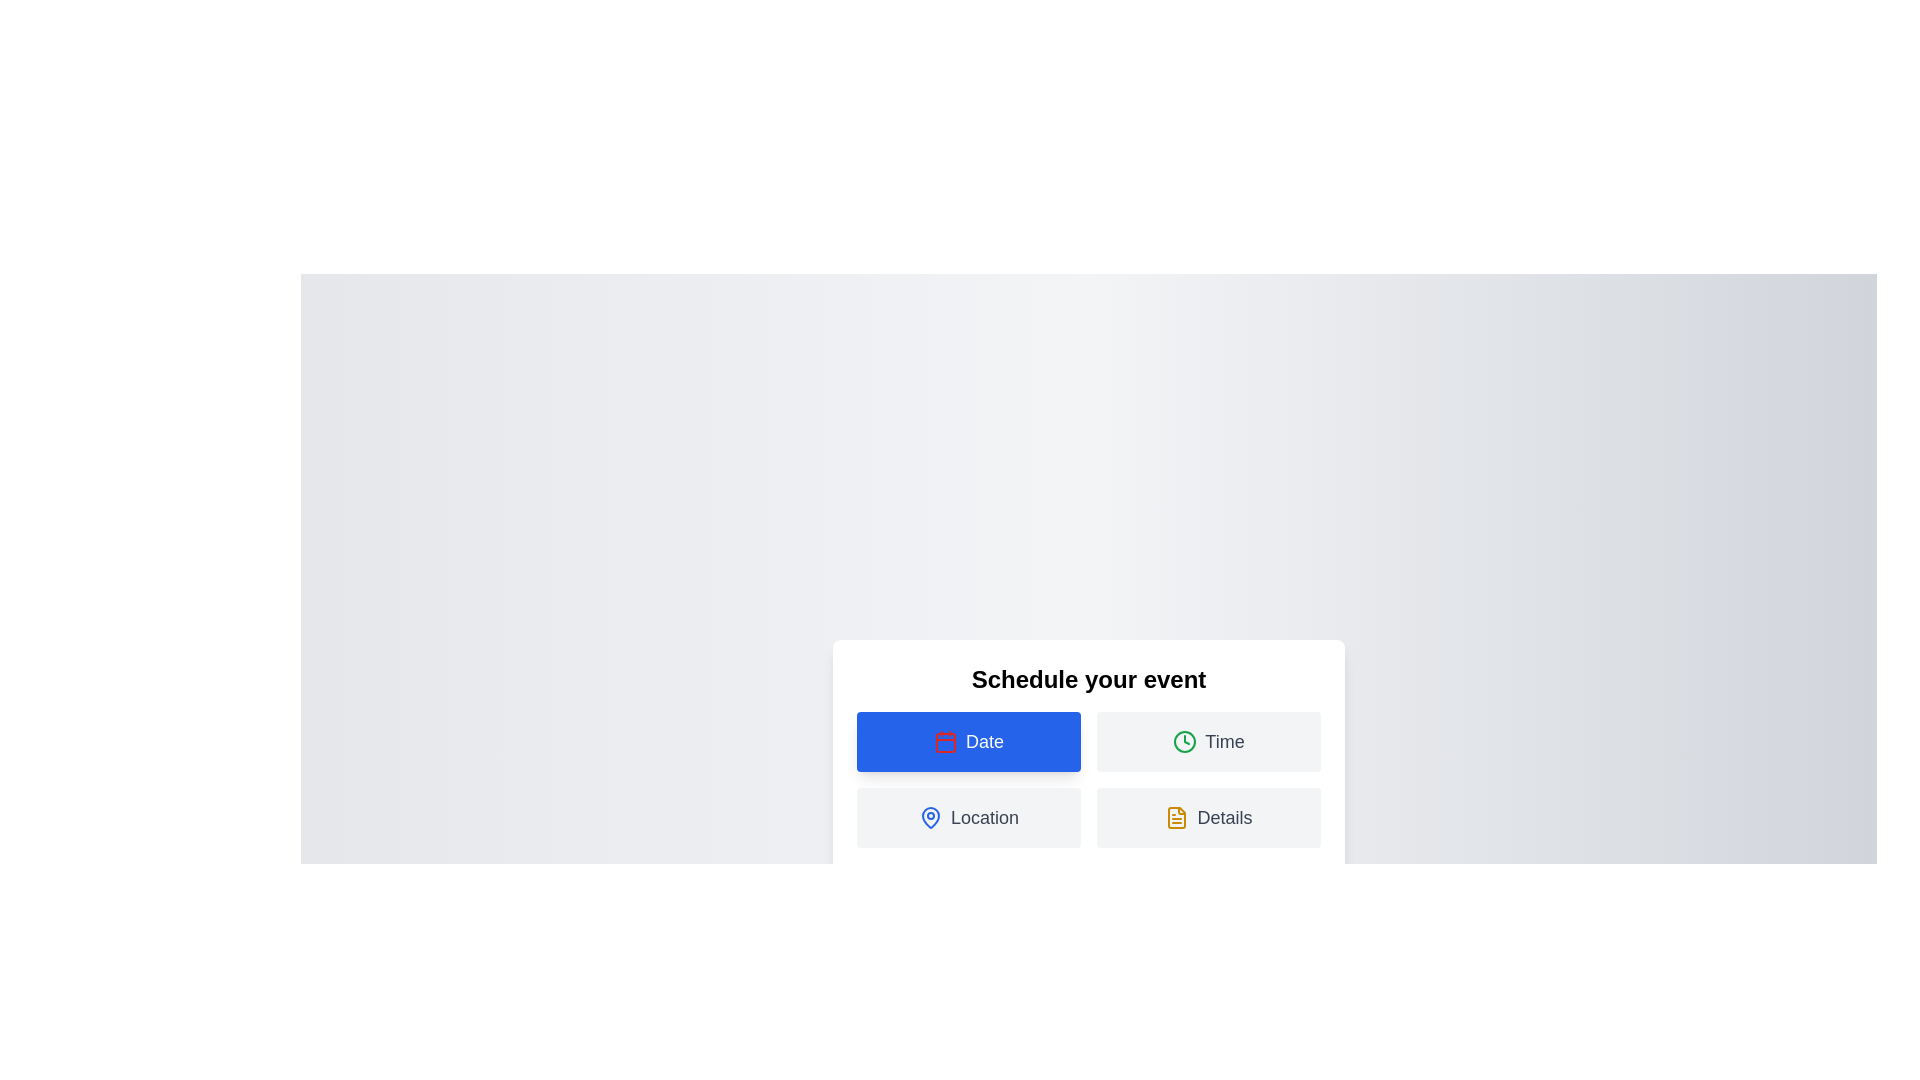 Image resolution: width=1920 pixels, height=1080 pixels. What do you see at coordinates (1177, 817) in the screenshot?
I see `the yellow file-like icon with rounded corners and a fold in the top-left corner, located in the bottom-right quadrant of the UI, aligned with the 'Details' button` at bounding box center [1177, 817].